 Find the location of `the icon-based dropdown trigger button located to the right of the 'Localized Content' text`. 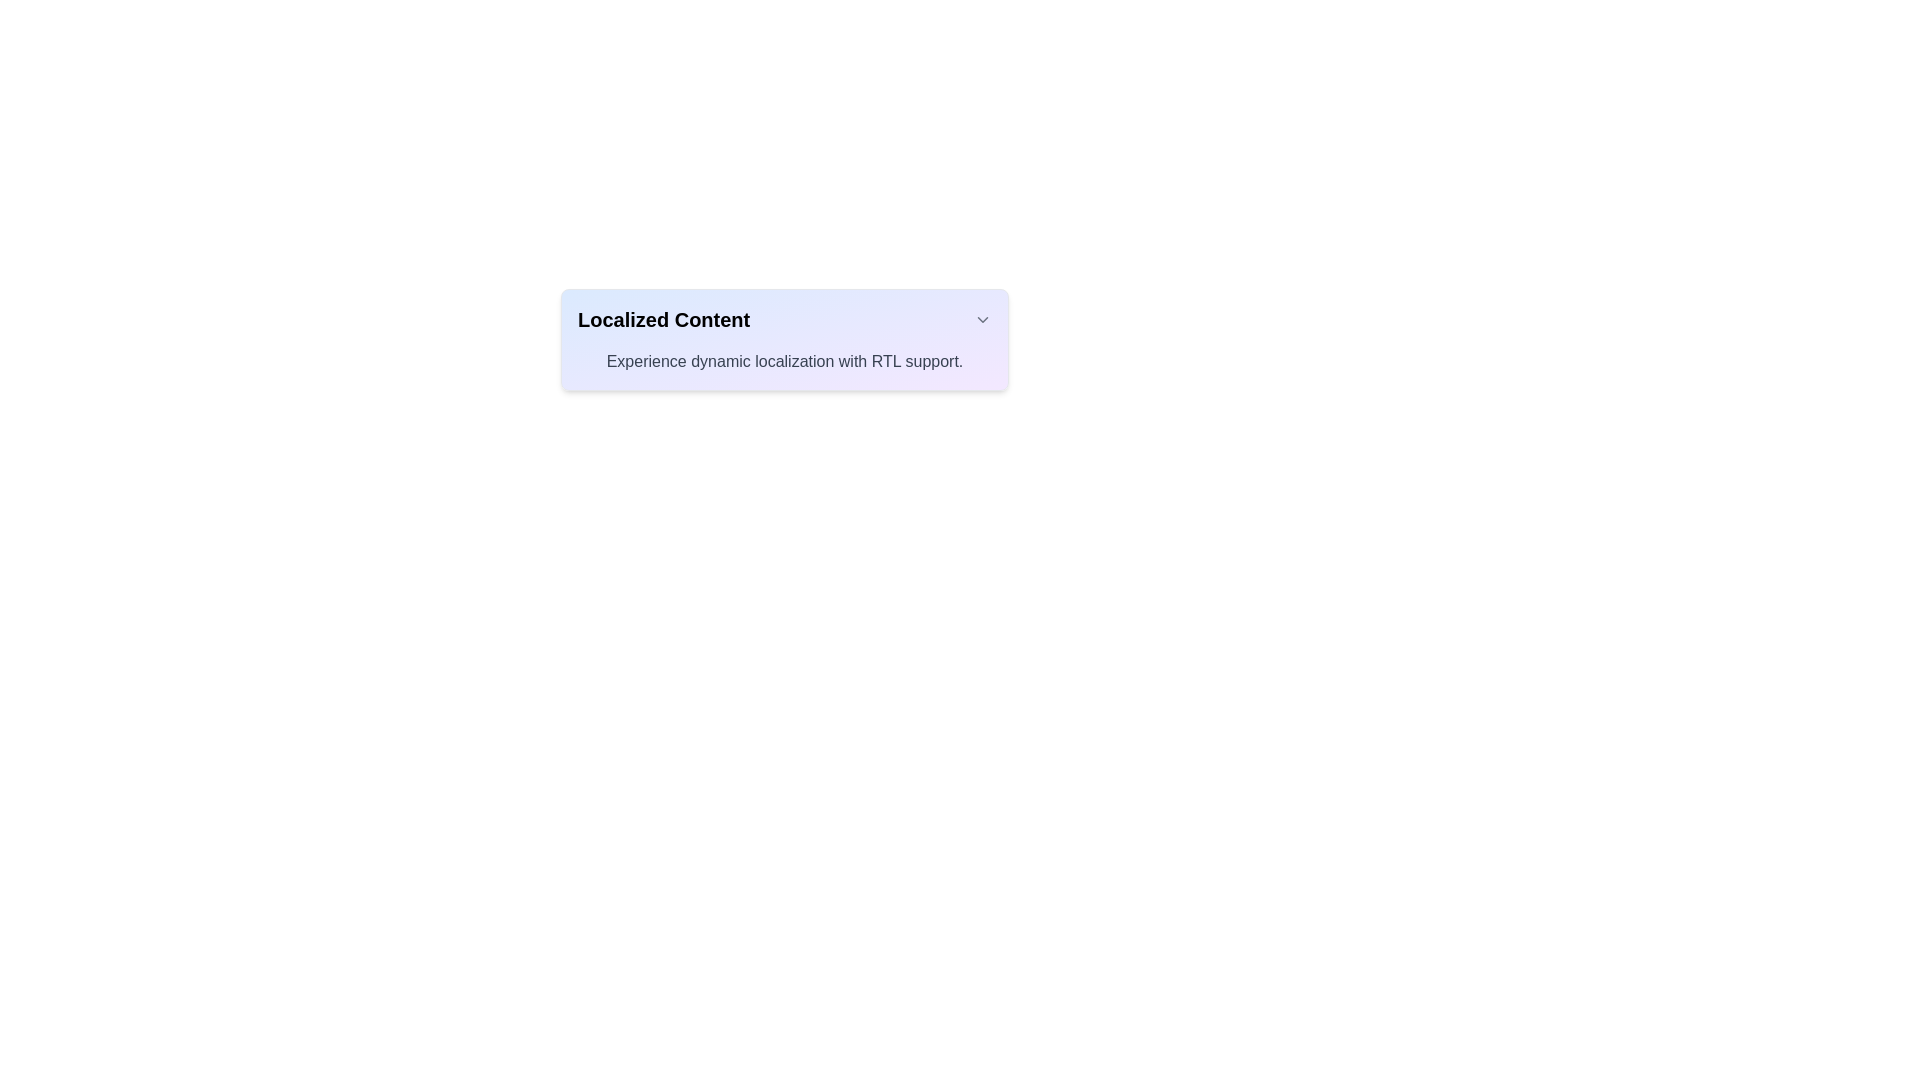

the icon-based dropdown trigger button located to the right of the 'Localized Content' text is located at coordinates (983, 319).